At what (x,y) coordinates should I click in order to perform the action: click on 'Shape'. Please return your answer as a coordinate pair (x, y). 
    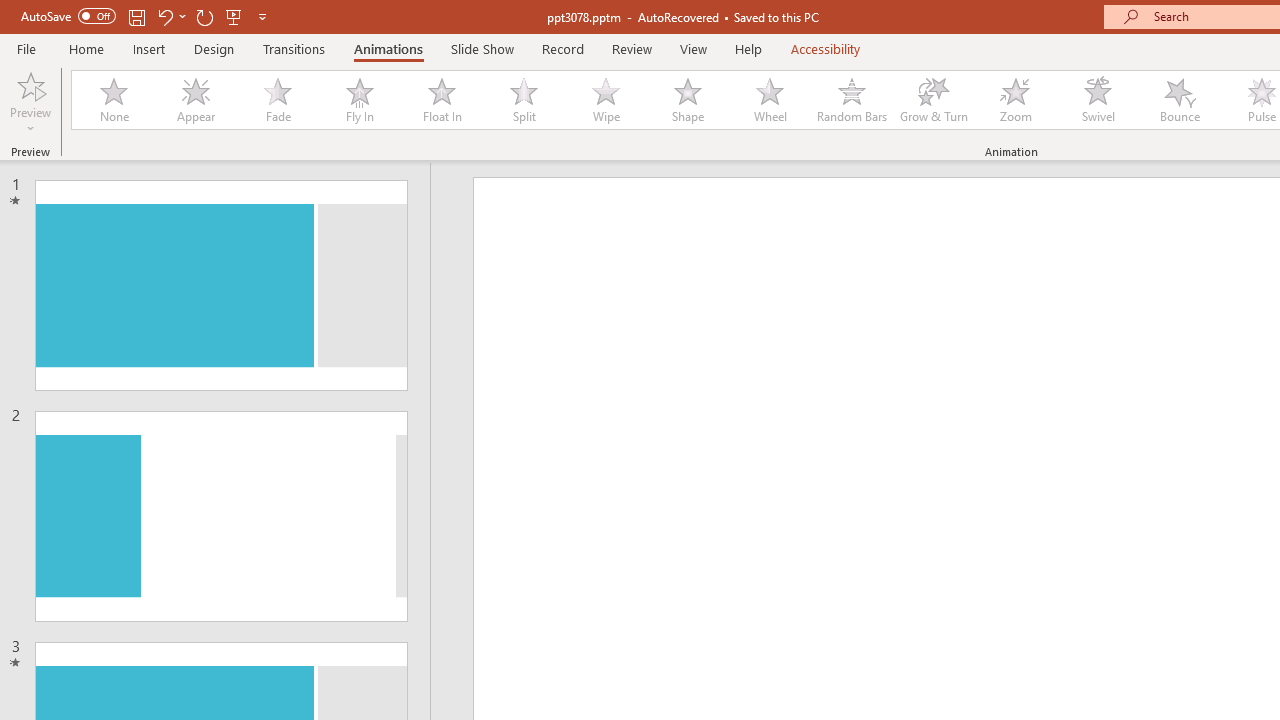
    Looking at the image, I should click on (688, 100).